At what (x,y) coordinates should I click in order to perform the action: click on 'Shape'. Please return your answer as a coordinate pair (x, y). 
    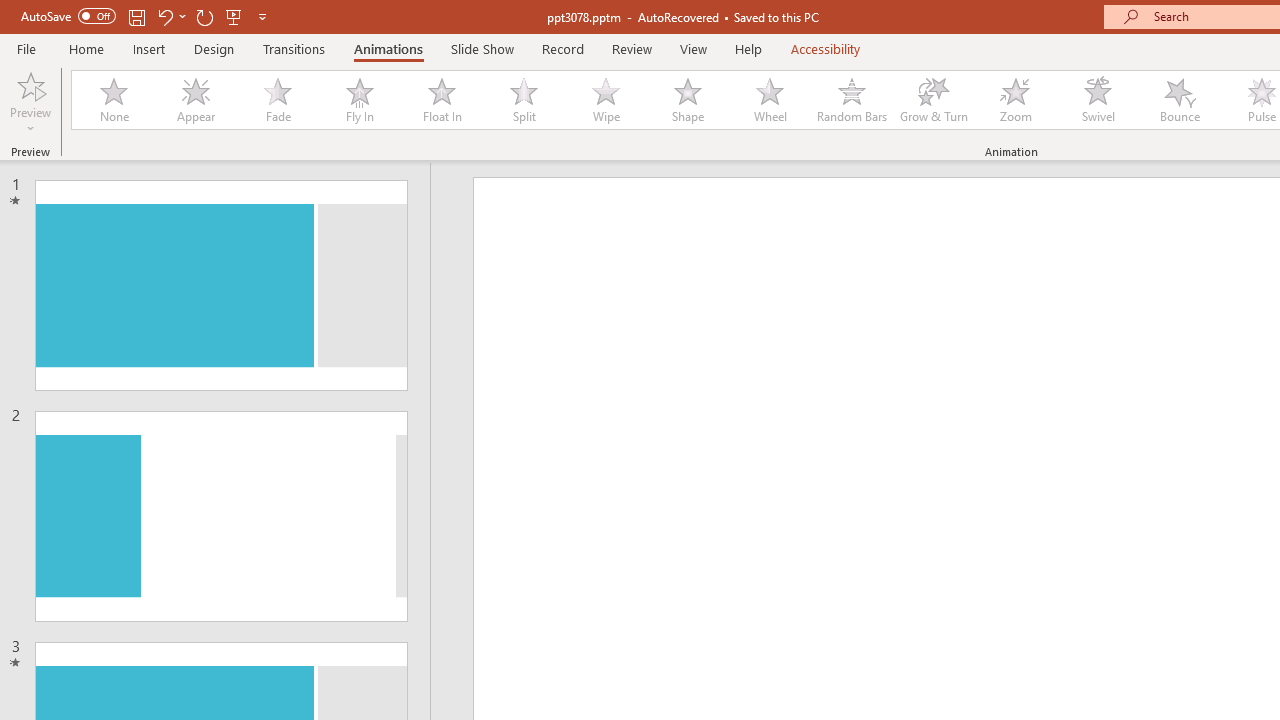
    Looking at the image, I should click on (688, 100).